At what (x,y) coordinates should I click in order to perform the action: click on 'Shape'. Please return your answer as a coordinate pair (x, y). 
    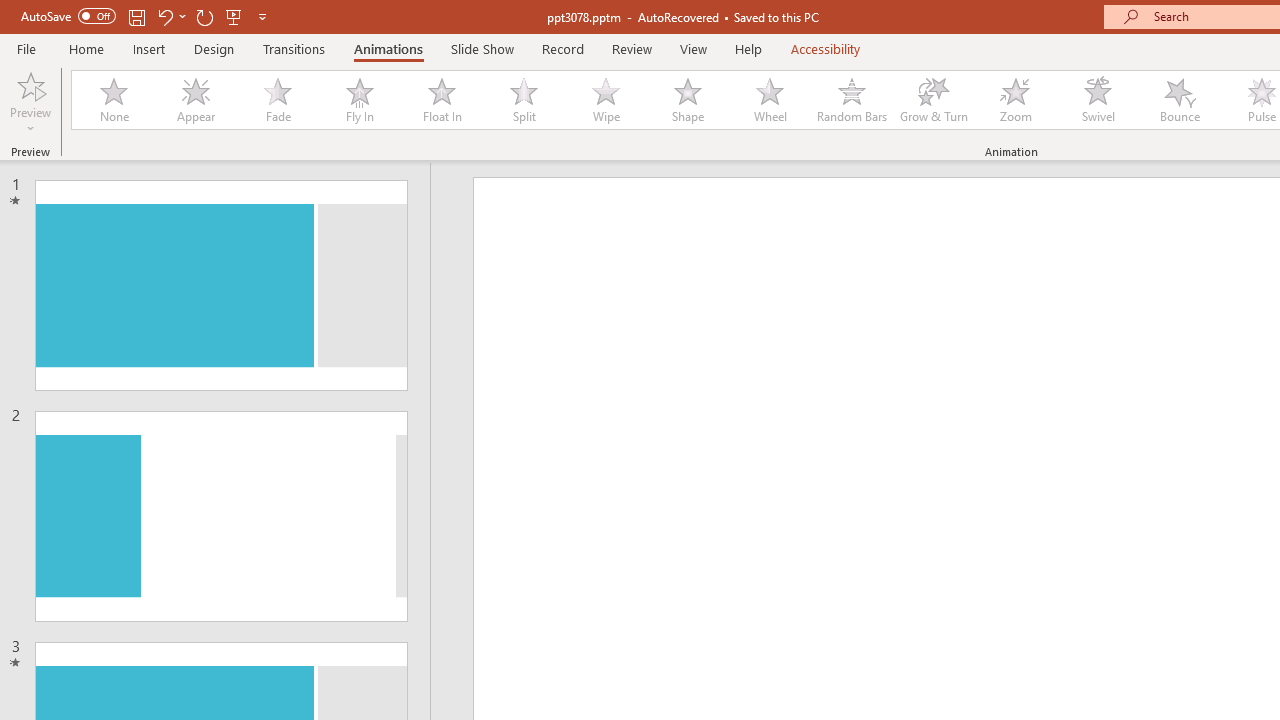
    Looking at the image, I should click on (688, 100).